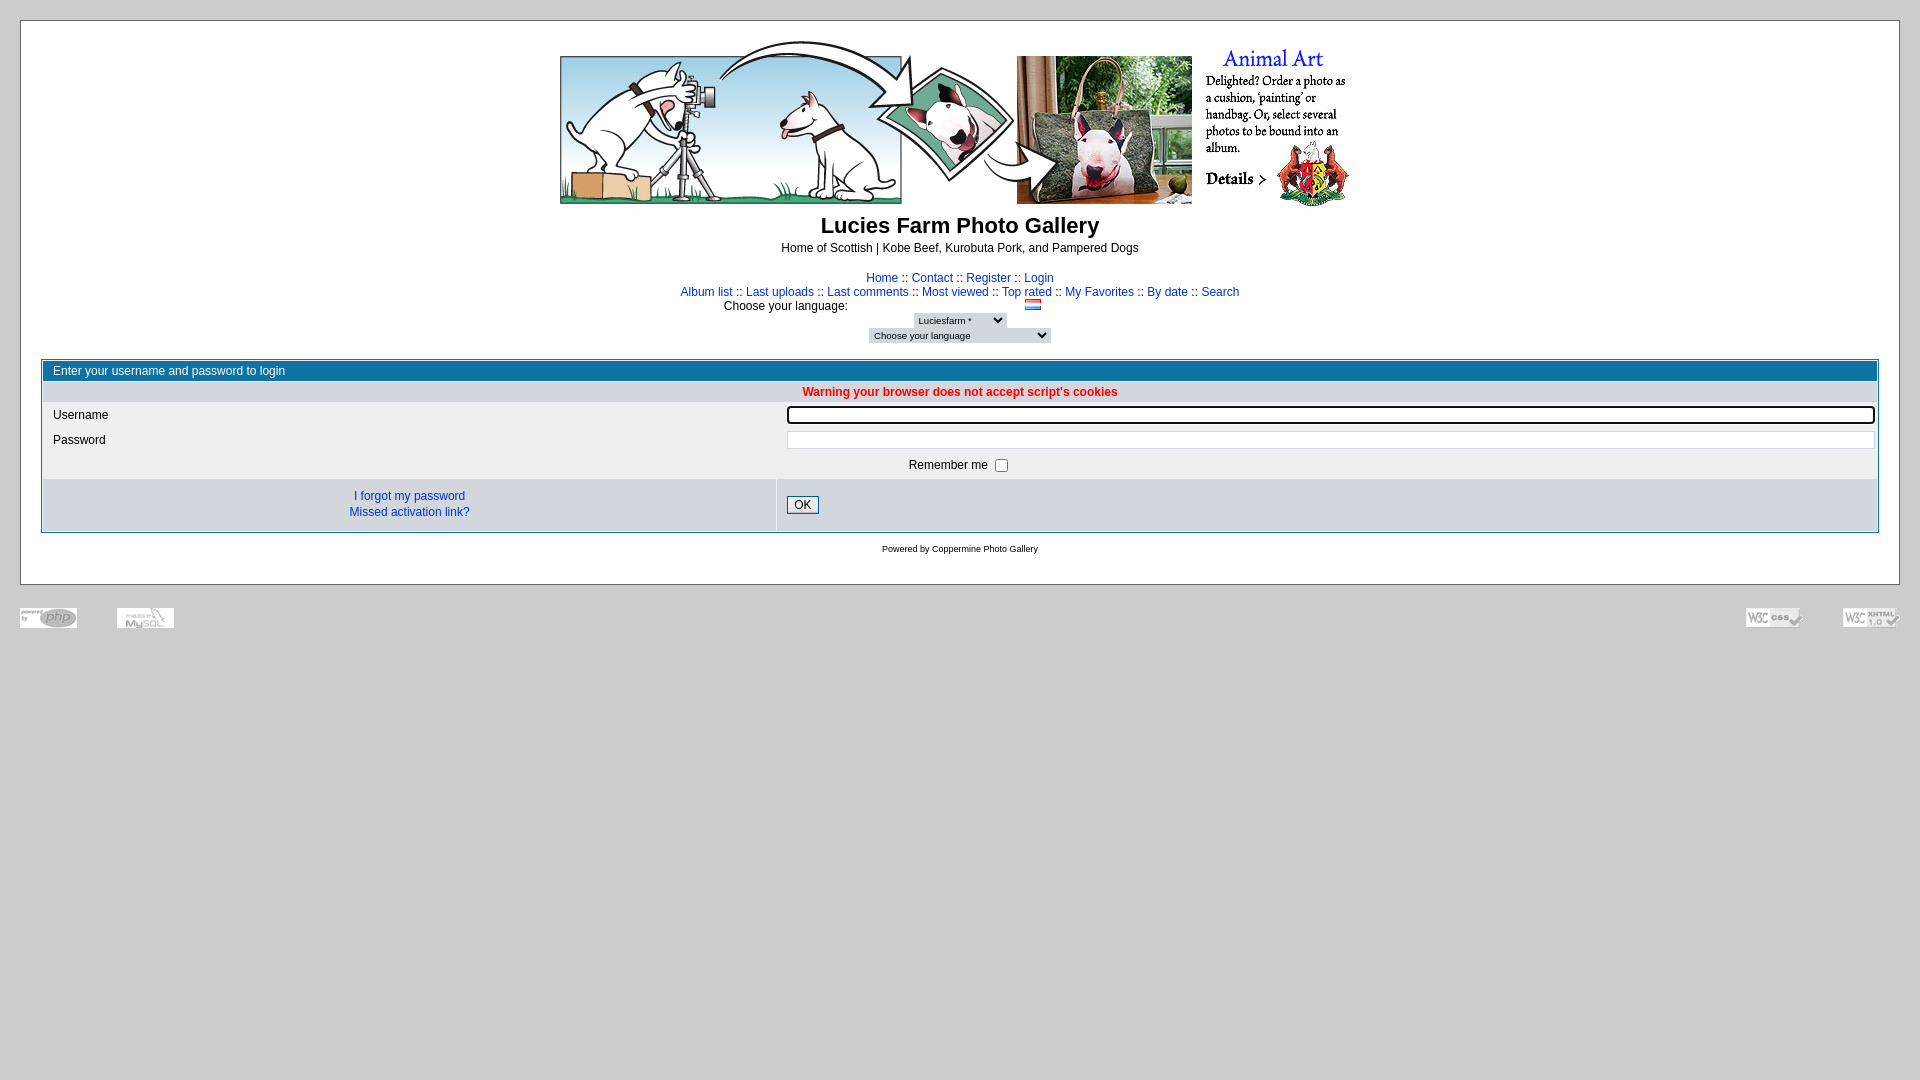 This screenshot has width=1920, height=1080. Describe the element at coordinates (1051, 304) in the screenshot. I see `'Polish / Polski'` at that location.